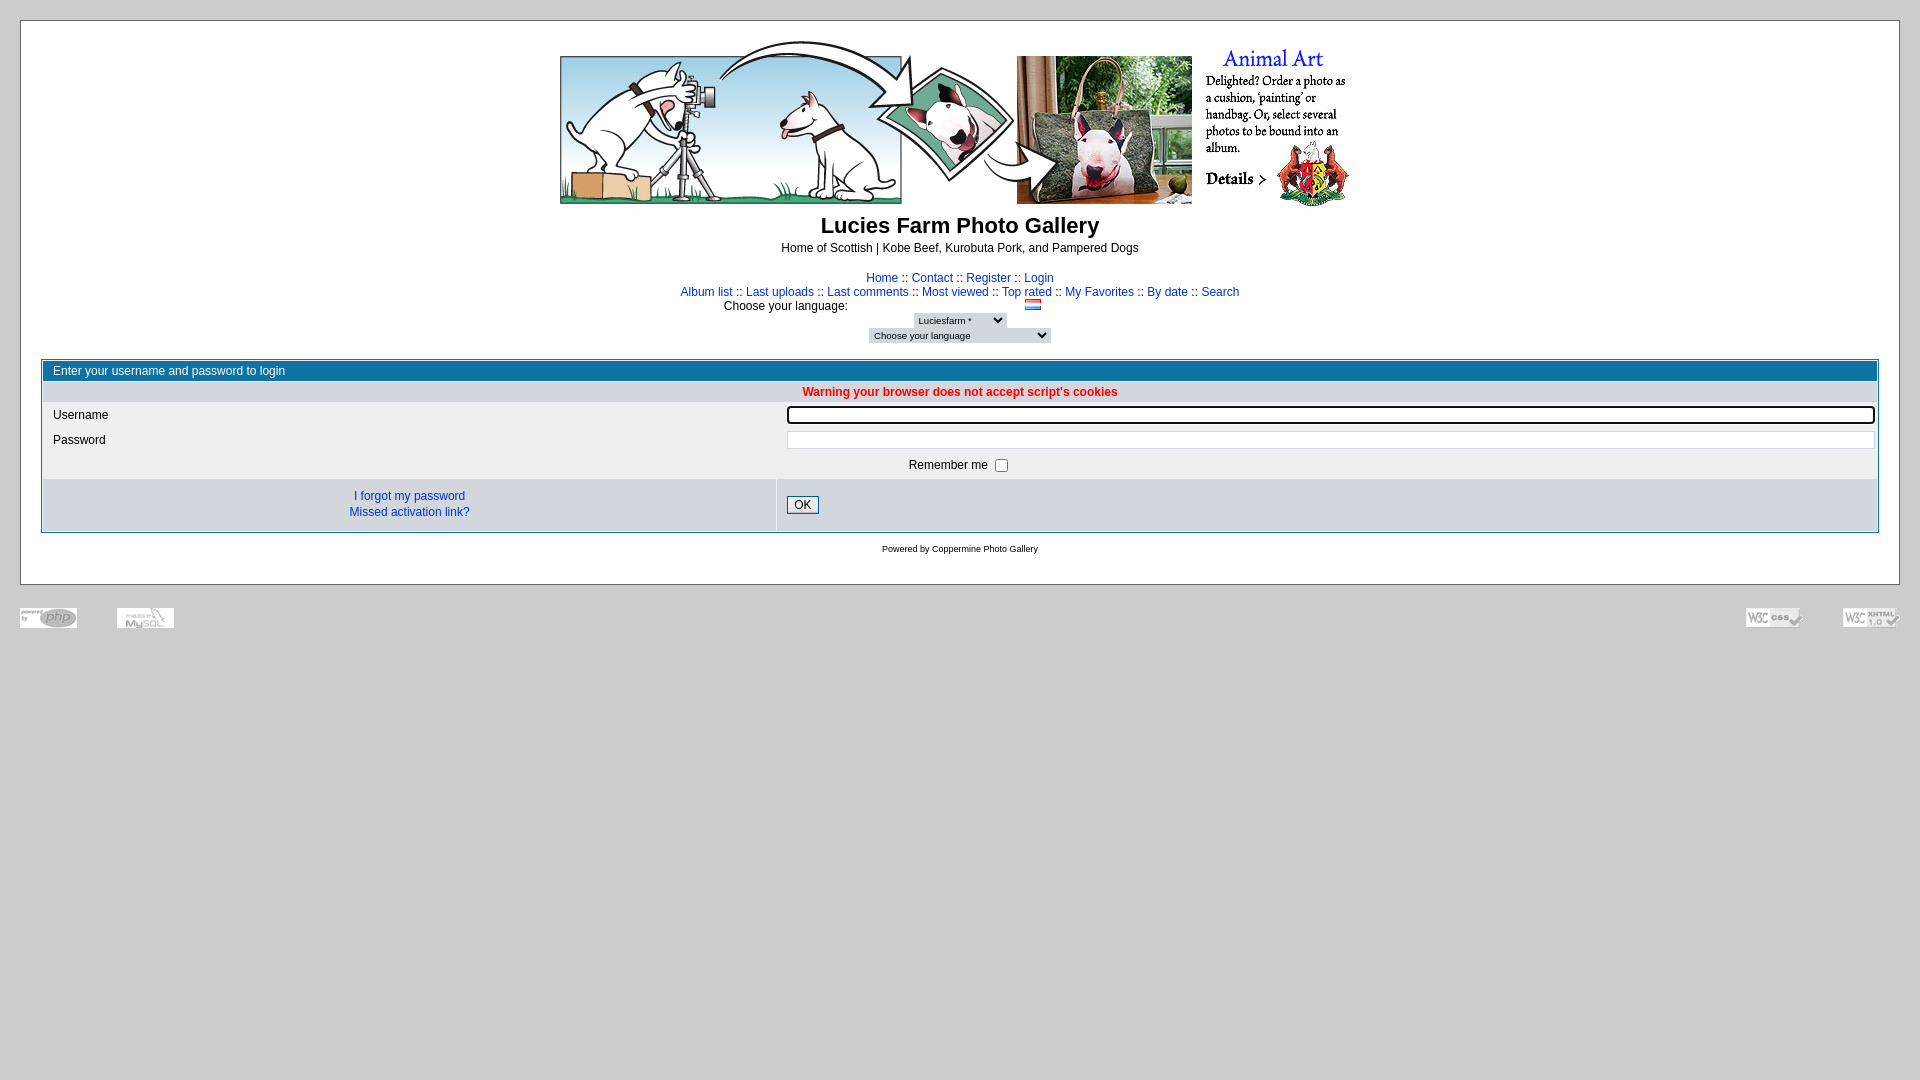 This screenshot has width=1920, height=1080. Describe the element at coordinates (1051, 304) in the screenshot. I see `'Polish / Polski'` at that location.